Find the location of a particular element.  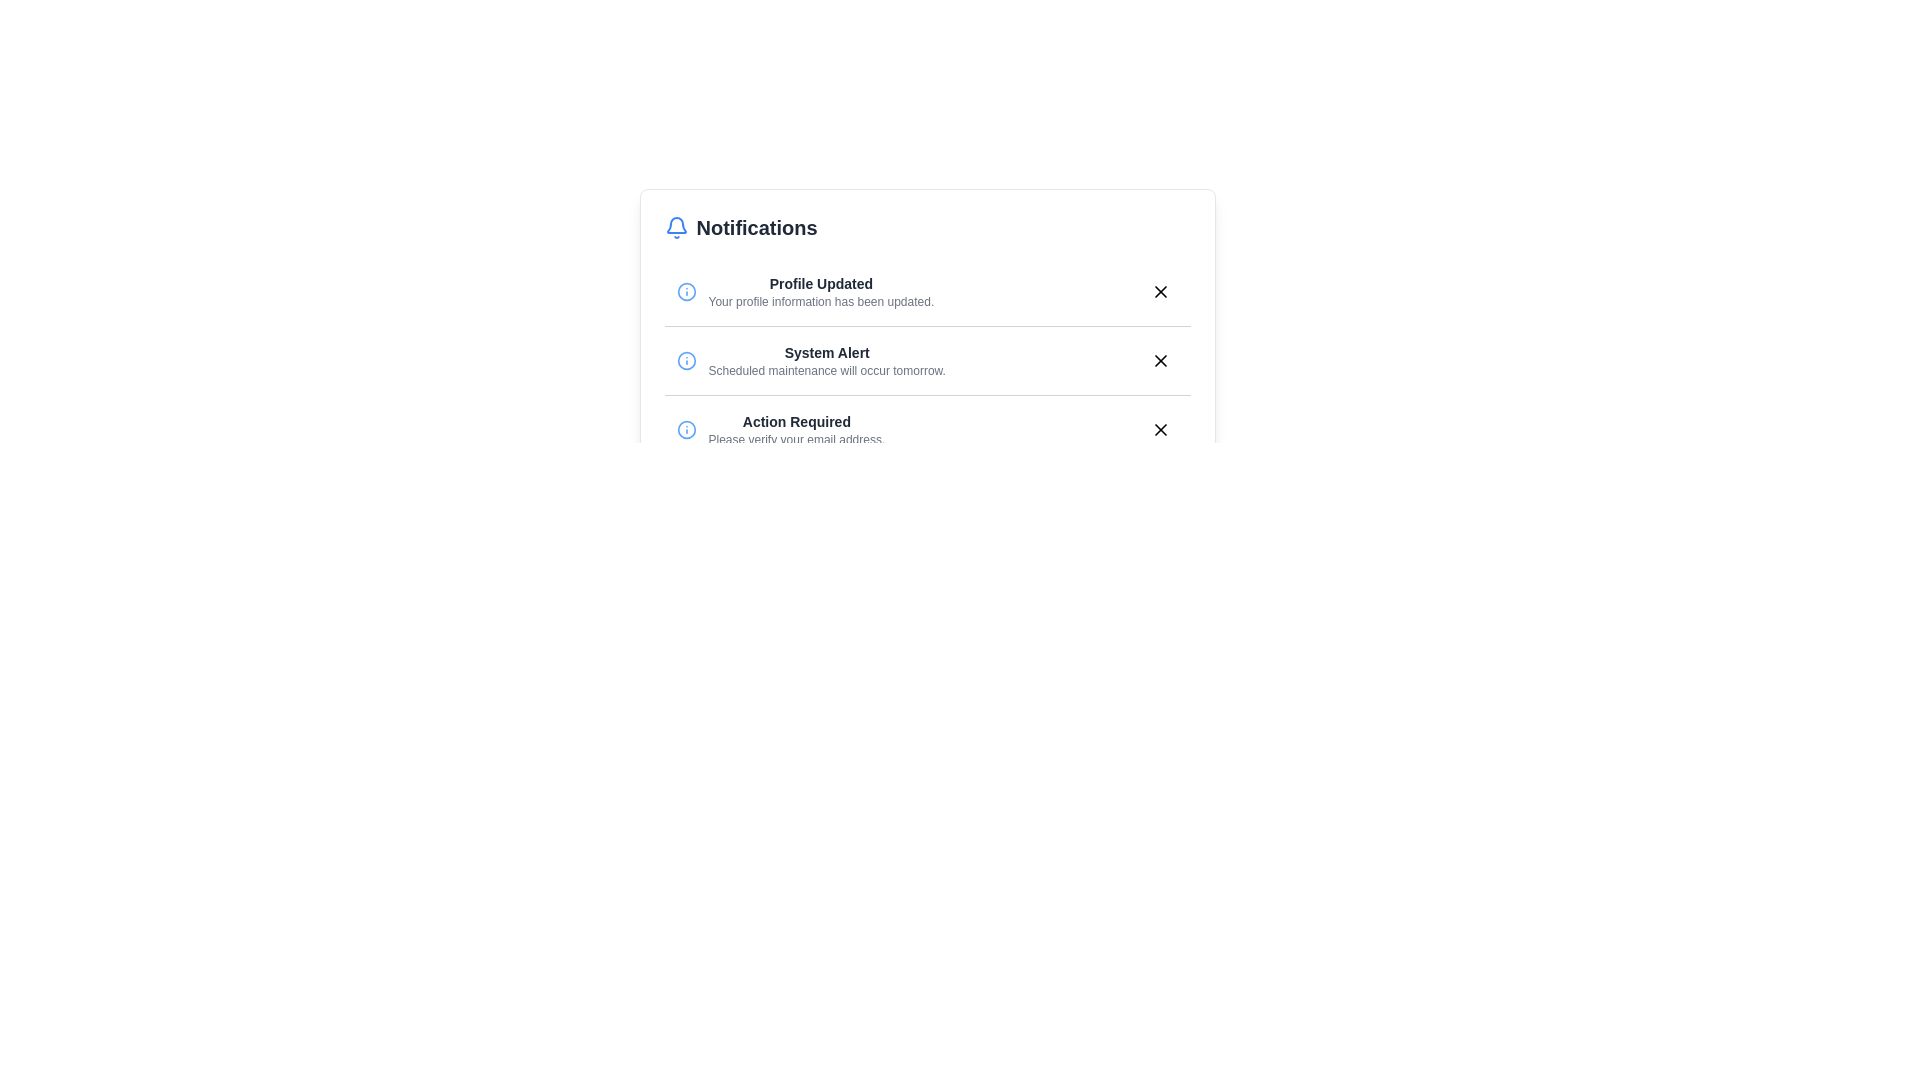

the third notification entry titled 'Action Required' is located at coordinates (926, 428).